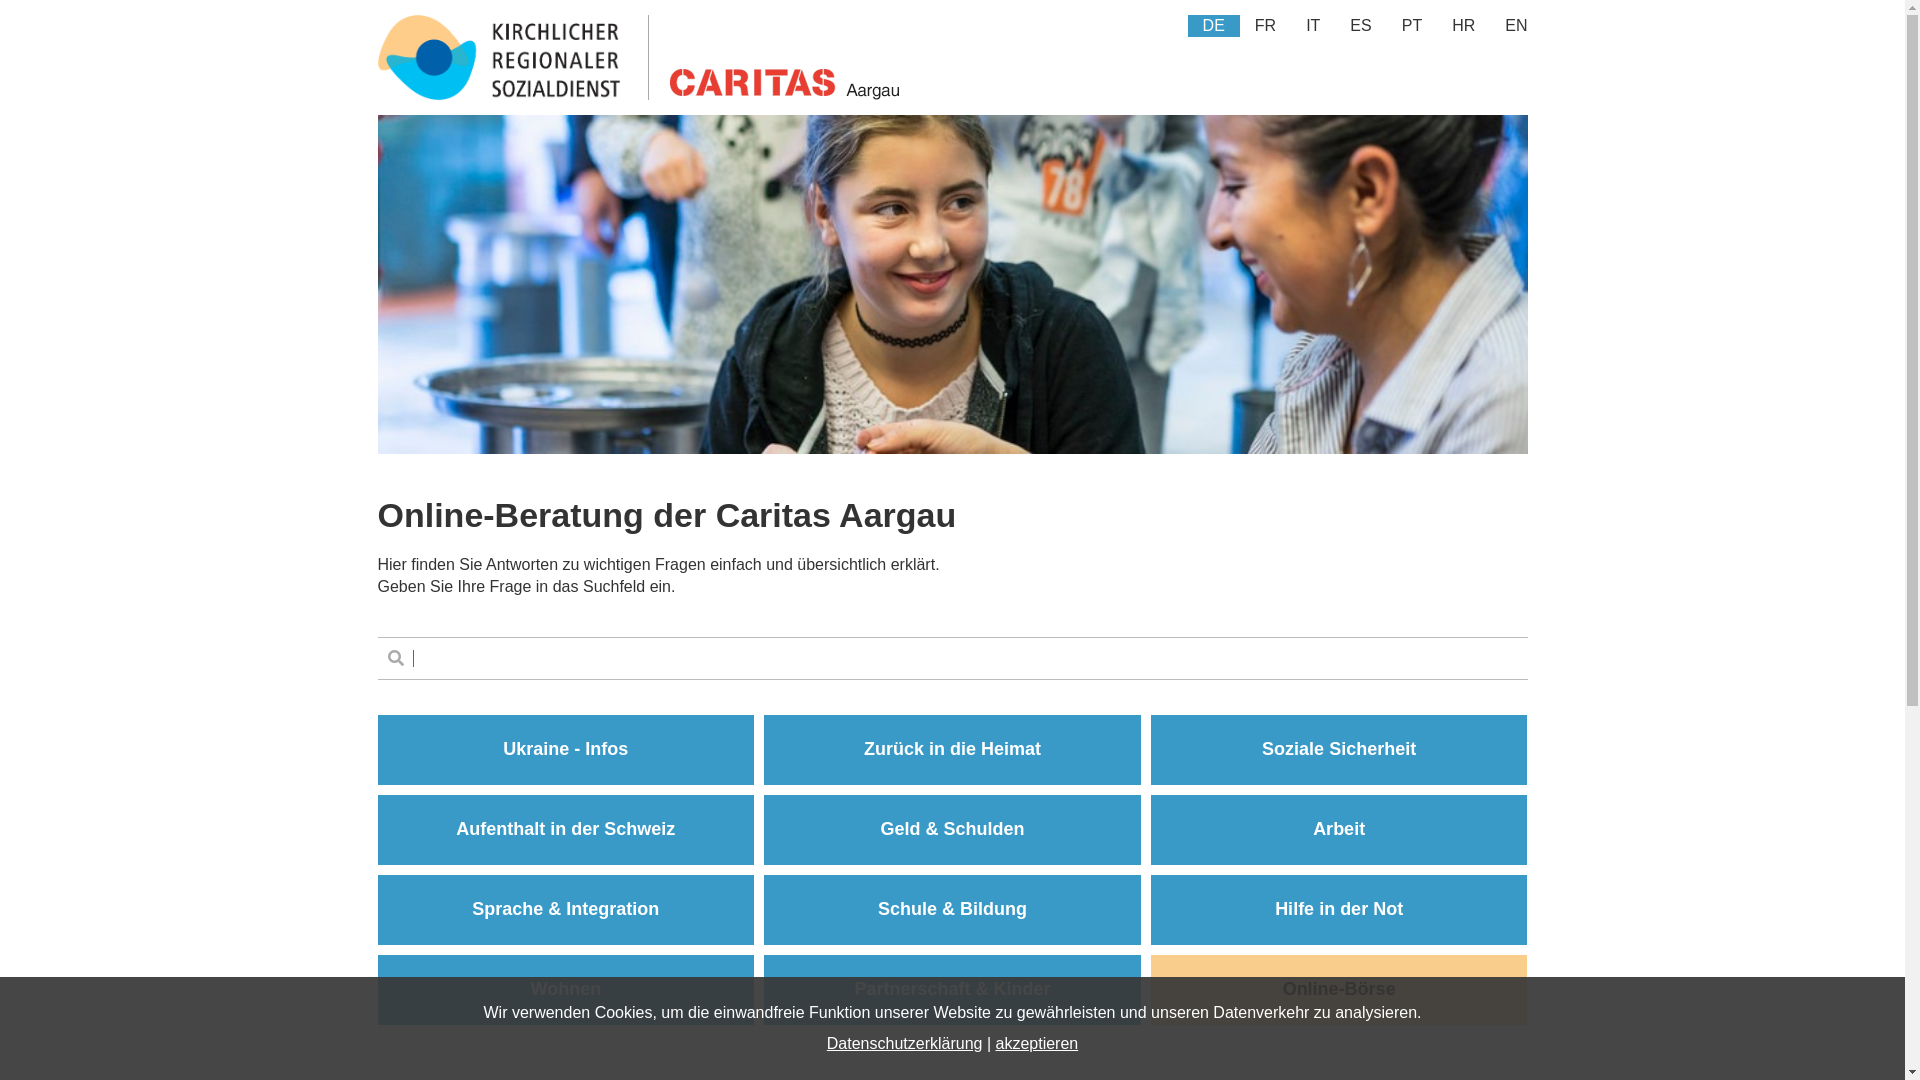 This screenshot has height=1080, width=1920. What do you see at coordinates (565, 990) in the screenshot?
I see `'Wohnen'` at bounding box center [565, 990].